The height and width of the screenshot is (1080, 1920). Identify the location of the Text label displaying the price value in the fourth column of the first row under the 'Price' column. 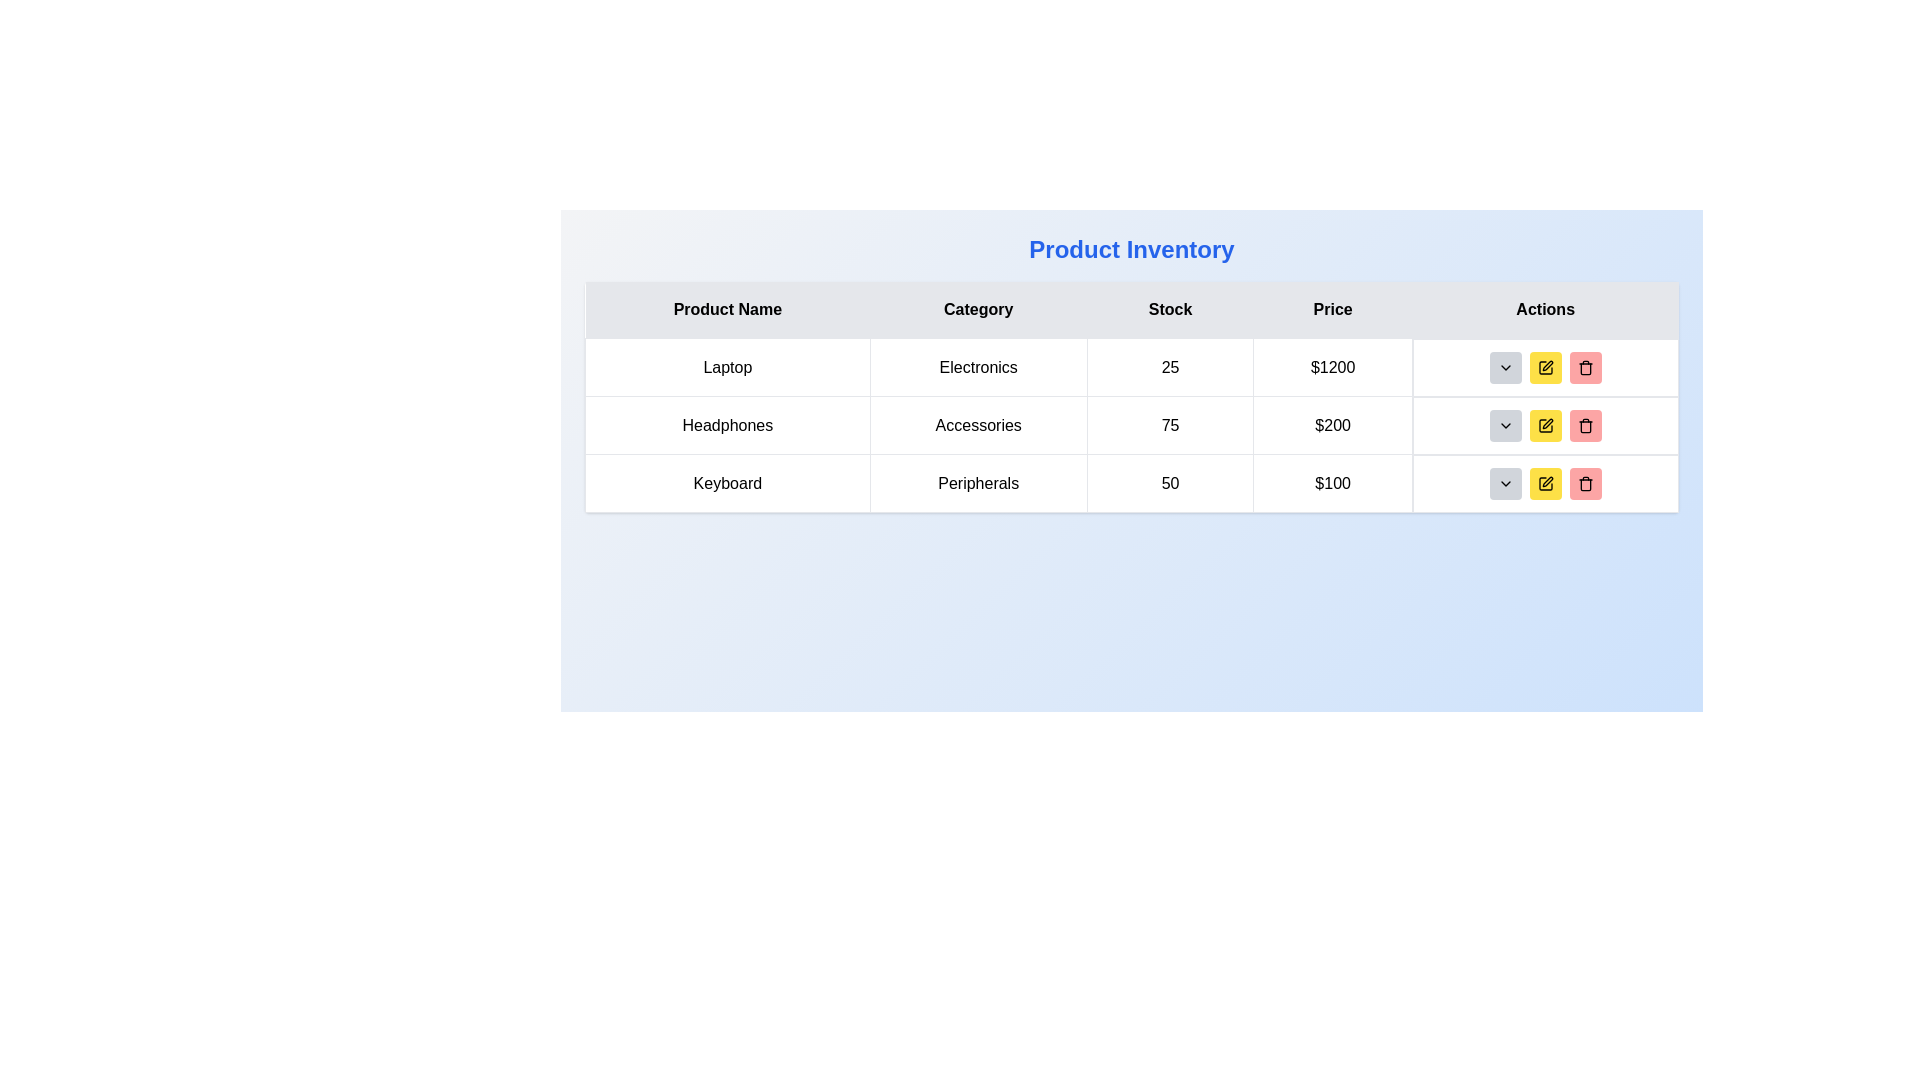
(1333, 367).